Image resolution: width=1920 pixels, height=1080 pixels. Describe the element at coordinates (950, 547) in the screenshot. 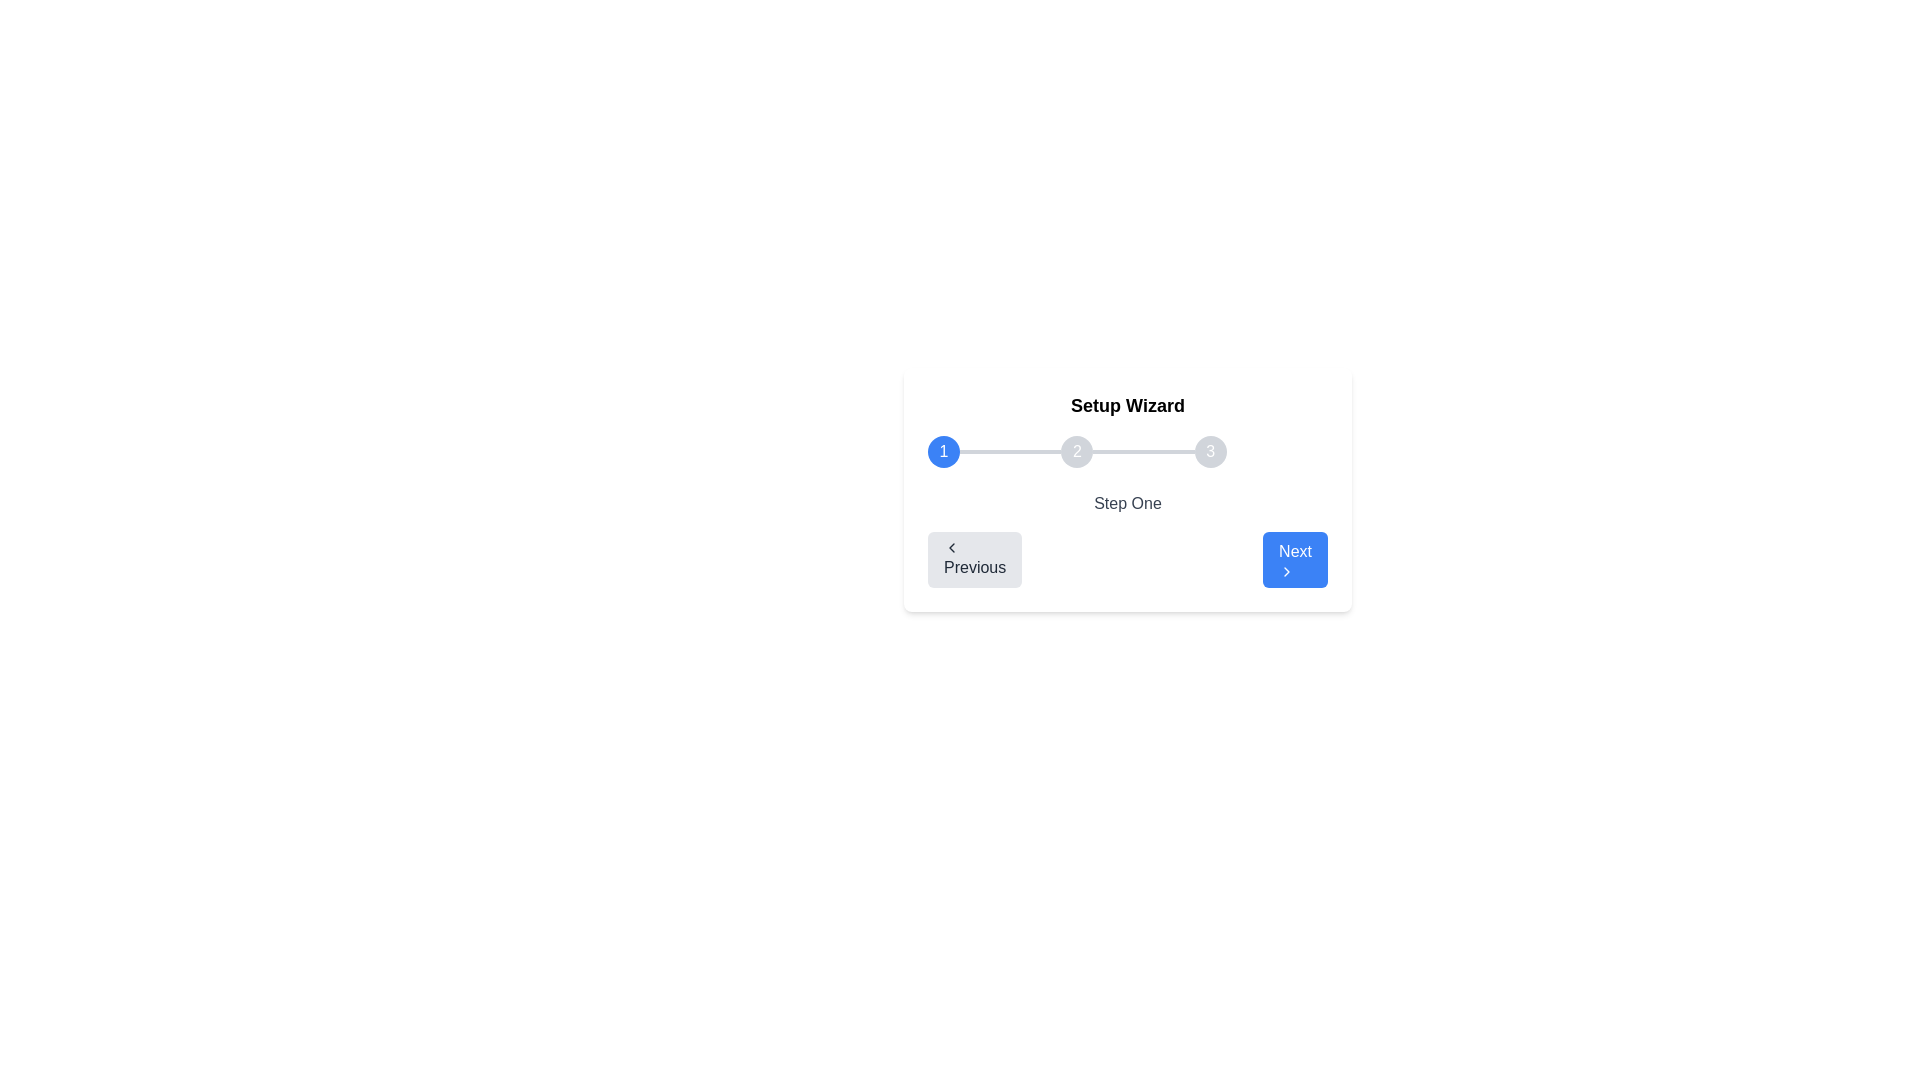

I see `the left-pointing chevron icon within the 'Previous' button in the Setup Wizard interface` at that location.